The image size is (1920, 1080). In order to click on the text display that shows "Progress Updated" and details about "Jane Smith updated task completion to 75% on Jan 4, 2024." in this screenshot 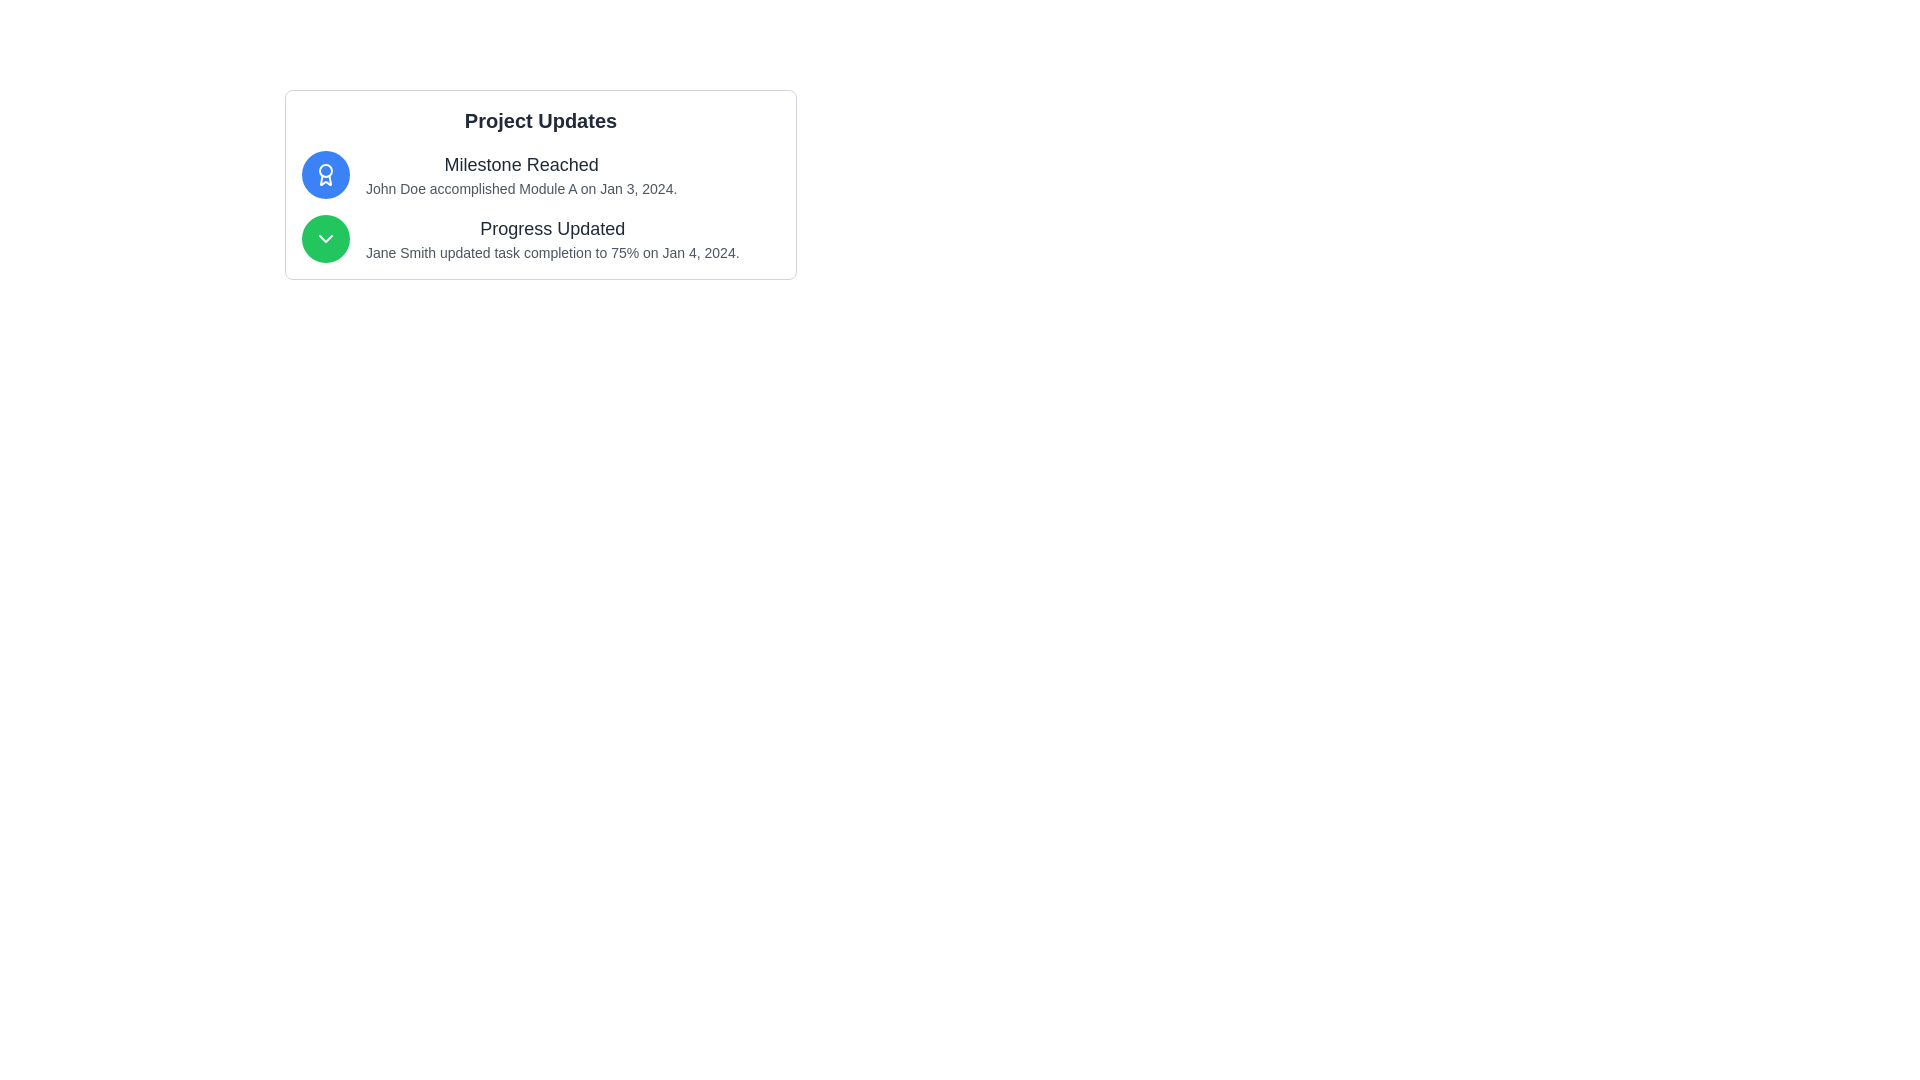, I will do `click(552, 238)`.